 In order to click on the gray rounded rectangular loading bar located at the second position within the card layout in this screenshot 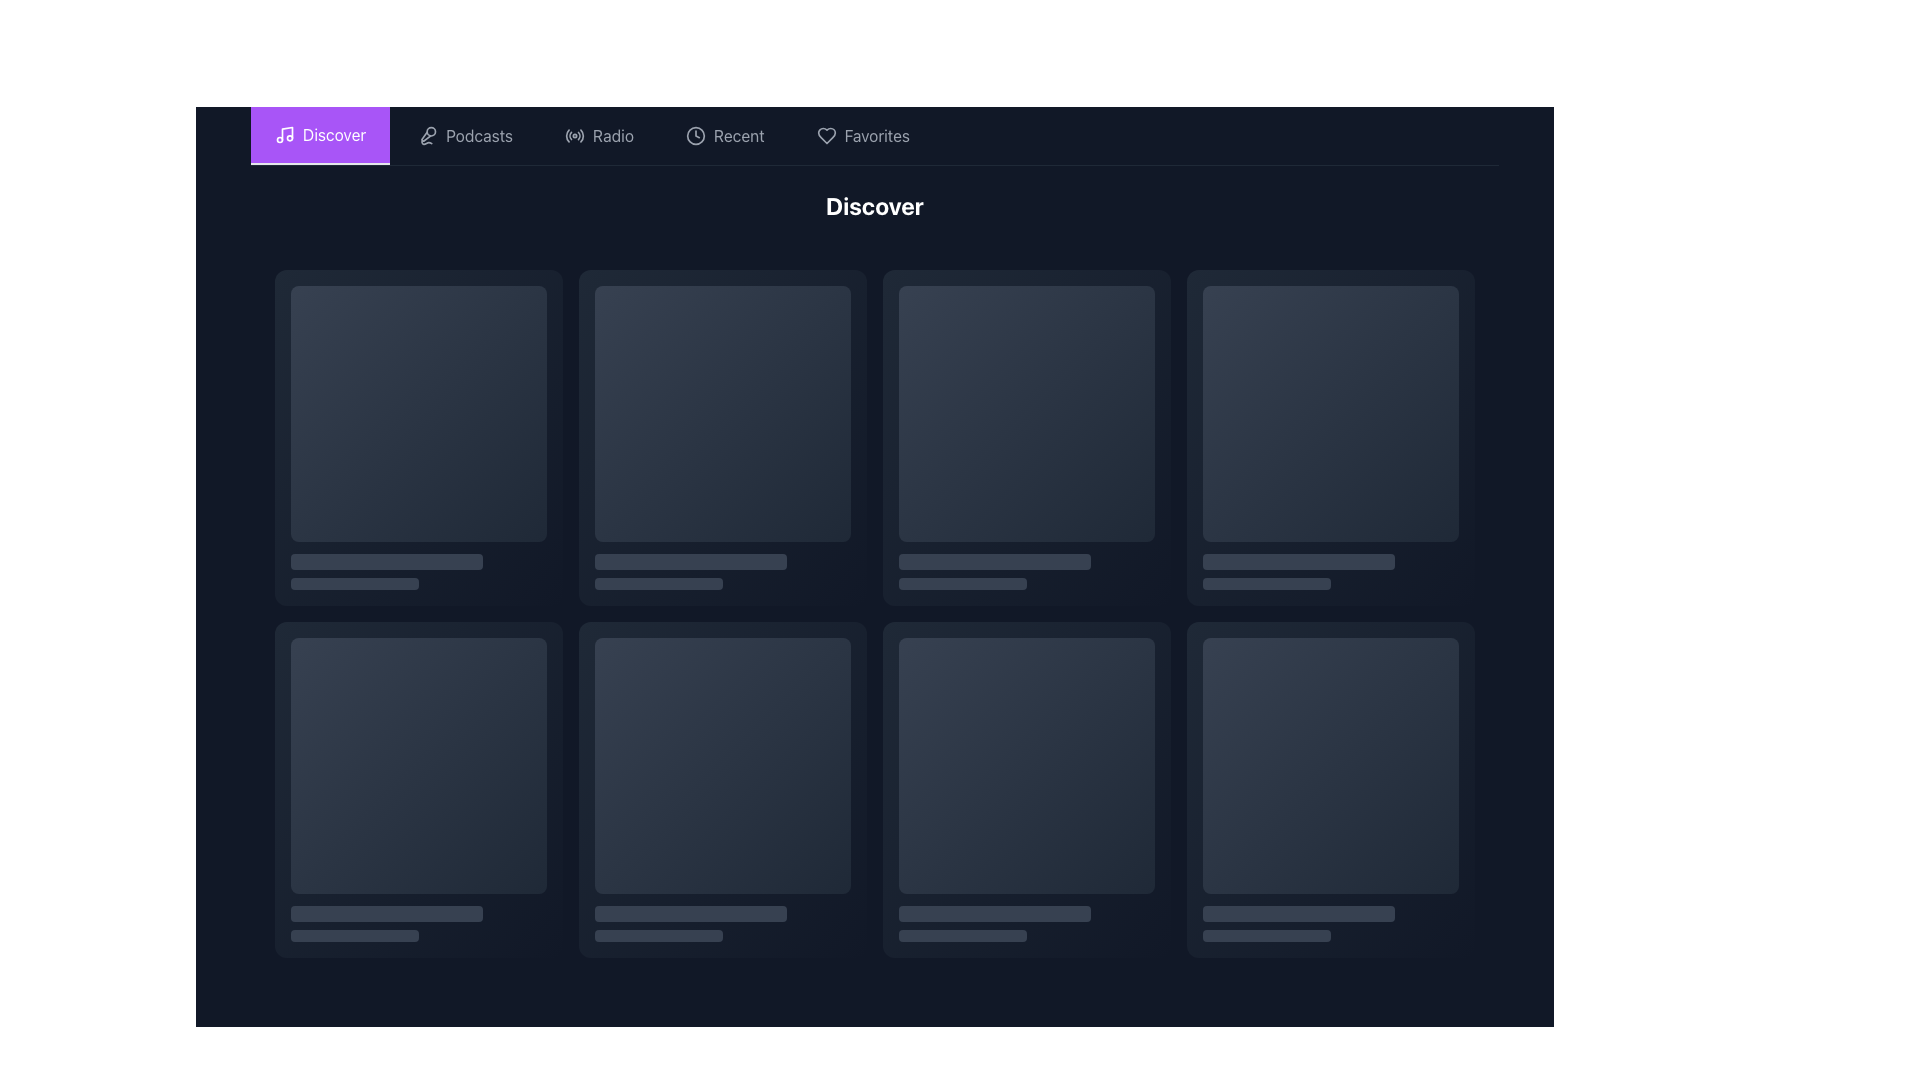, I will do `click(994, 562)`.